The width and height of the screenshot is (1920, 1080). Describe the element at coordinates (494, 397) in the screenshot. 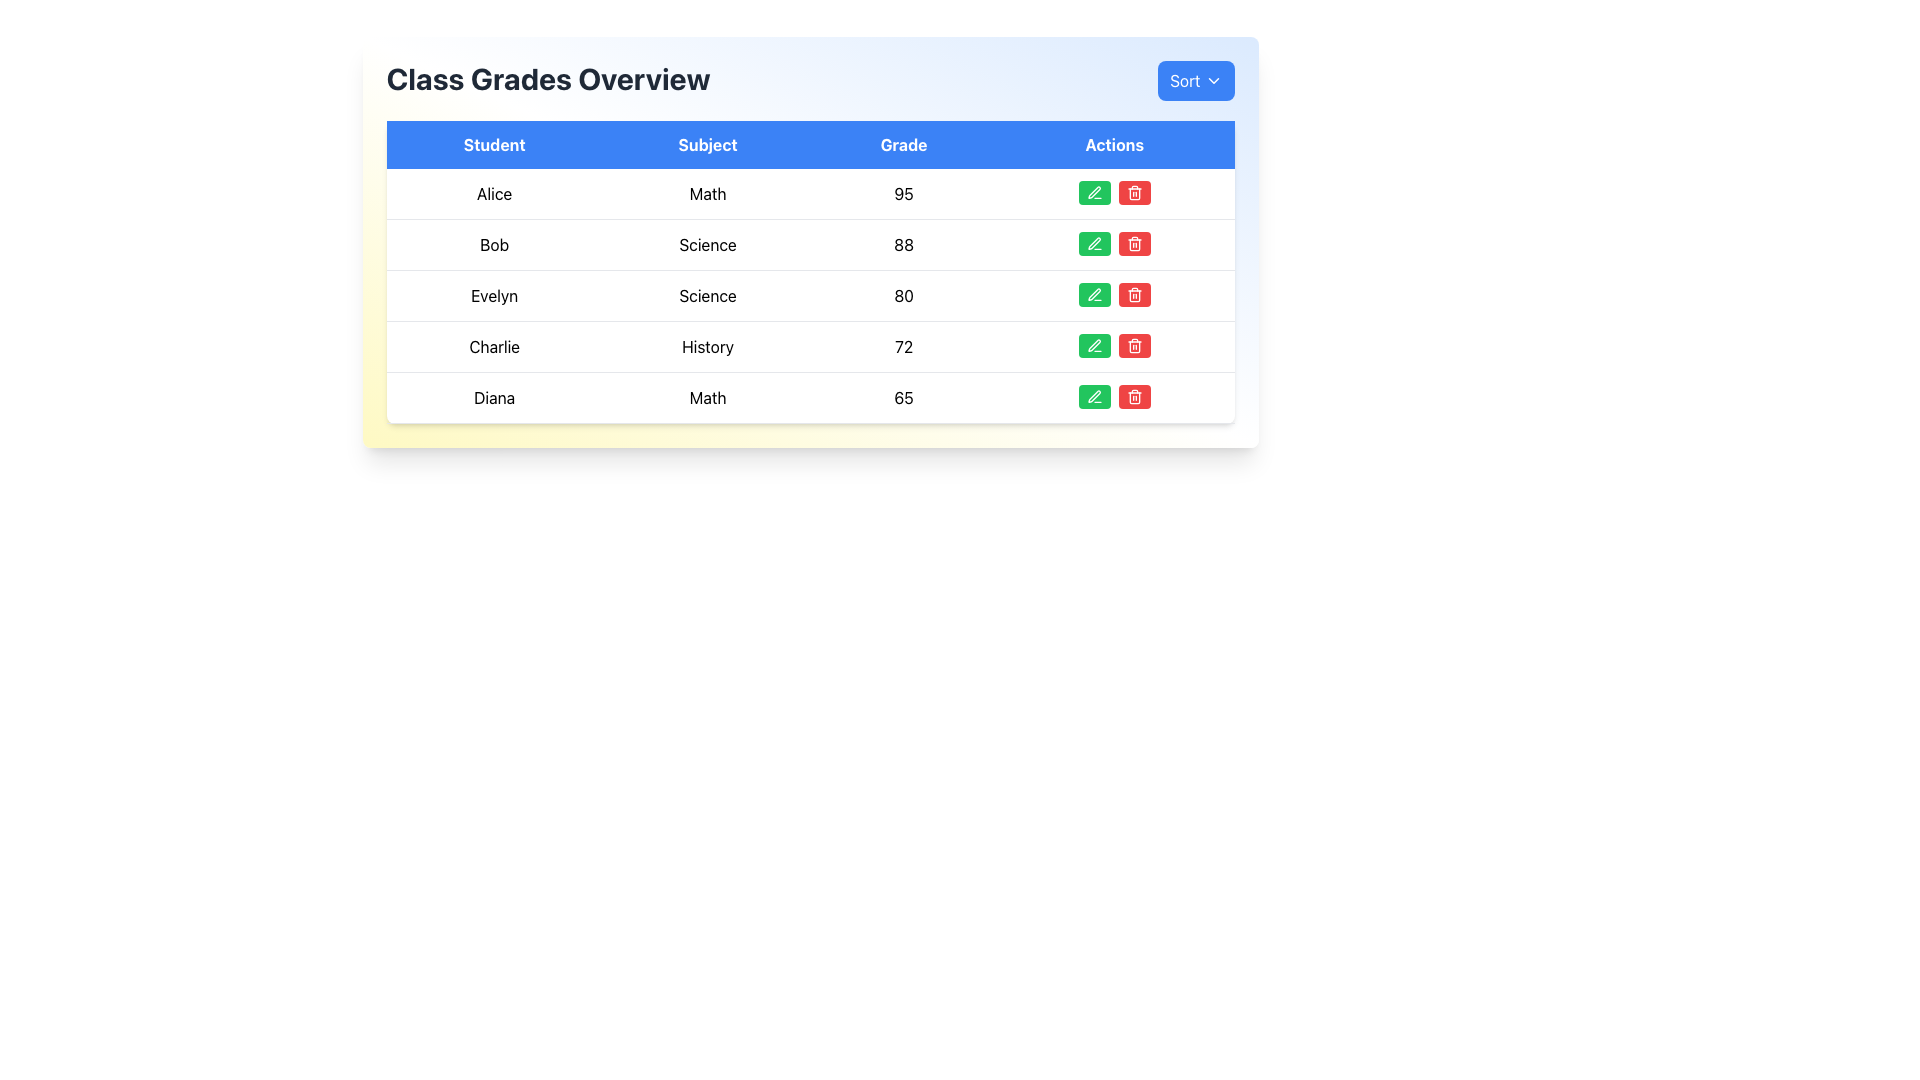

I see `the static text label displaying the name 'Diana' in the fifth row of the table under the 'Student' column` at that location.